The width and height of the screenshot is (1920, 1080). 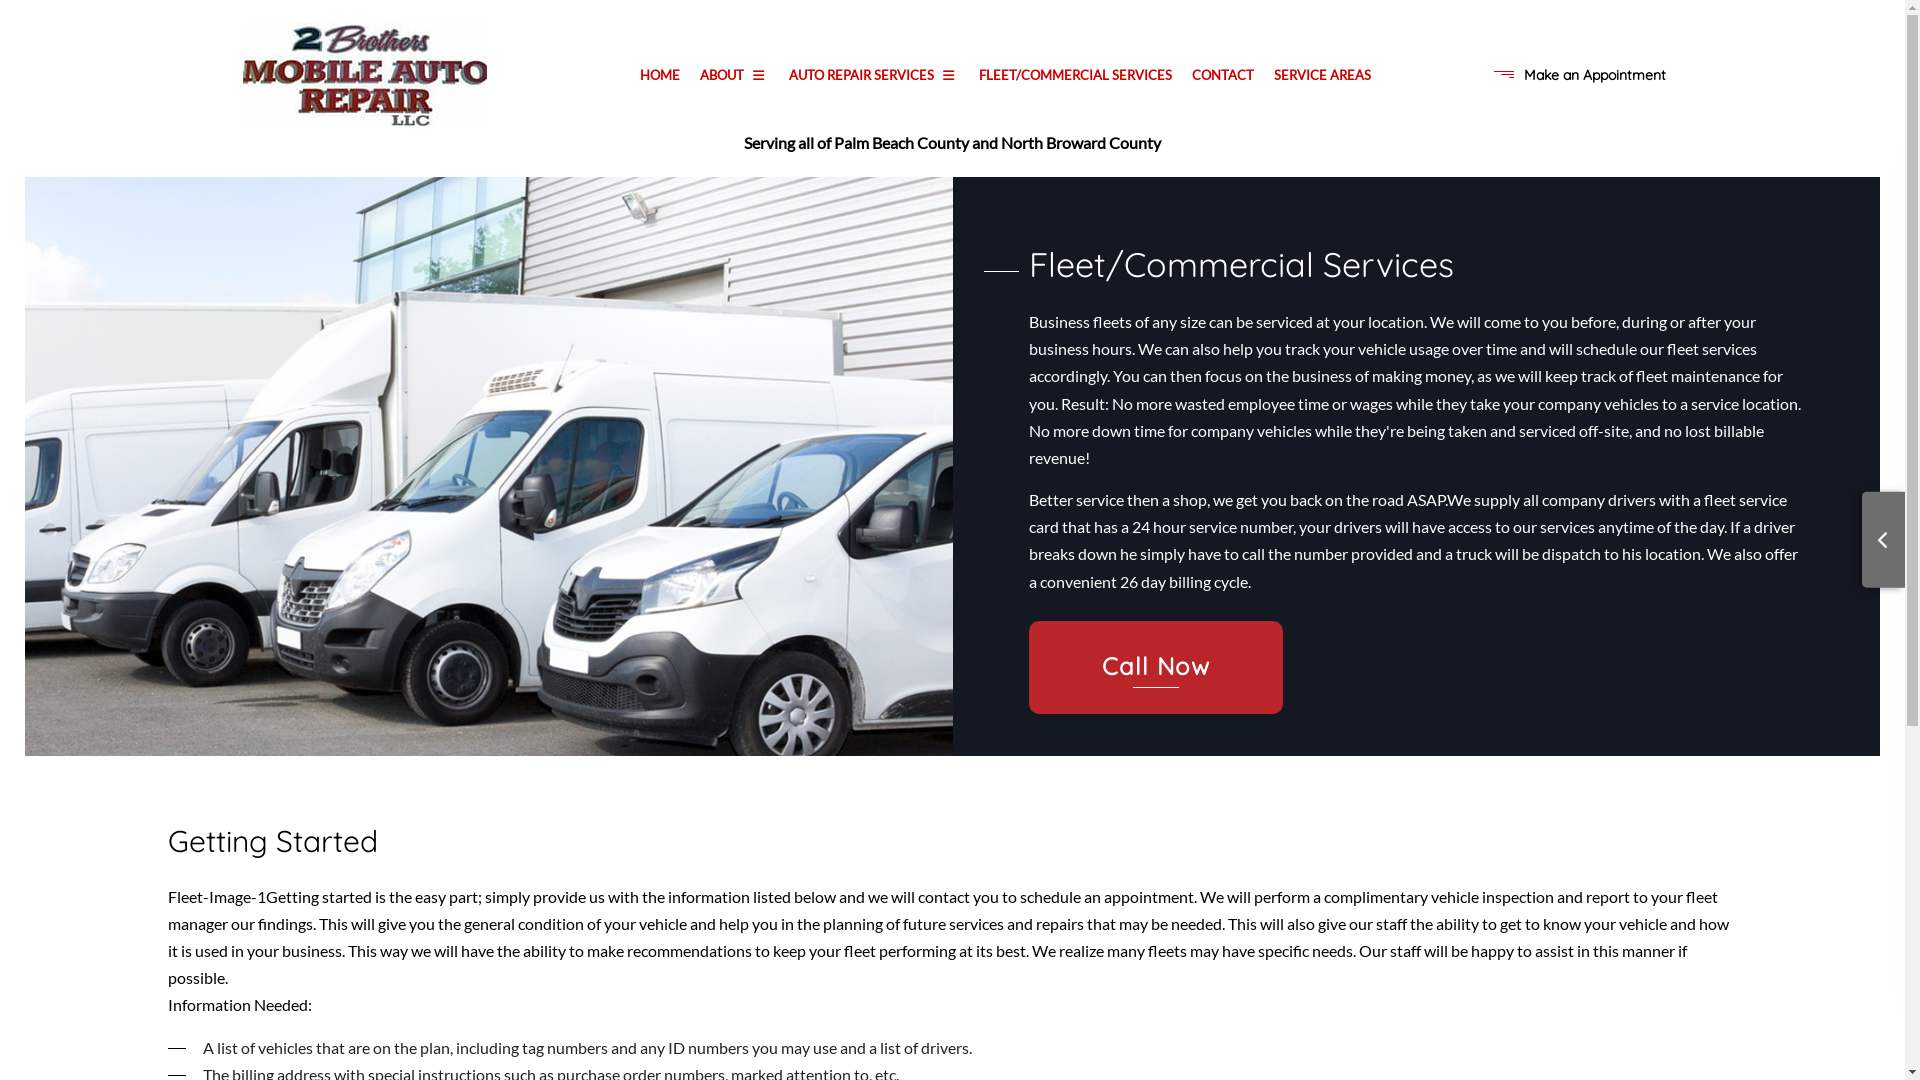 I want to click on 'HOME', so click(x=628, y=74).